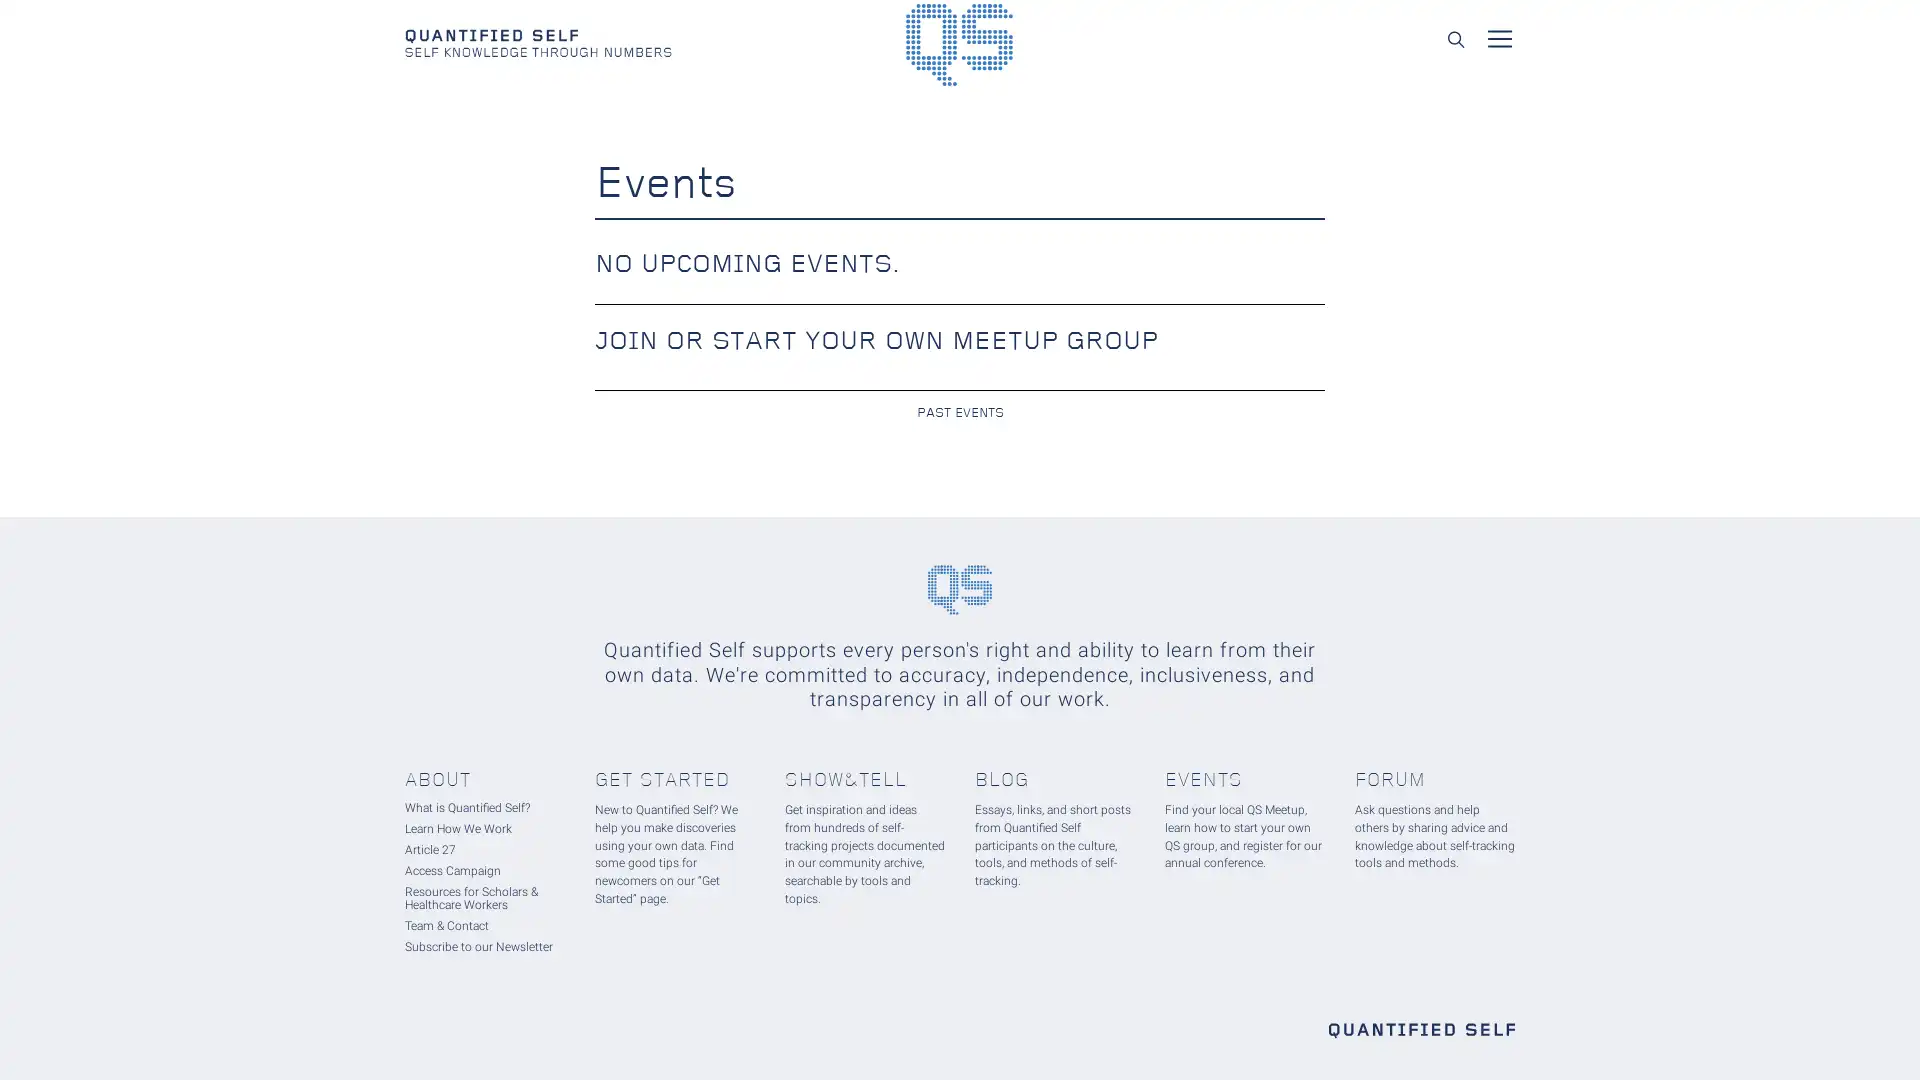 Image resolution: width=1920 pixels, height=1080 pixels. What do you see at coordinates (1499, 38) in the screenshot?
I see `Toggle navigation` at bounding box center [1499, 38].